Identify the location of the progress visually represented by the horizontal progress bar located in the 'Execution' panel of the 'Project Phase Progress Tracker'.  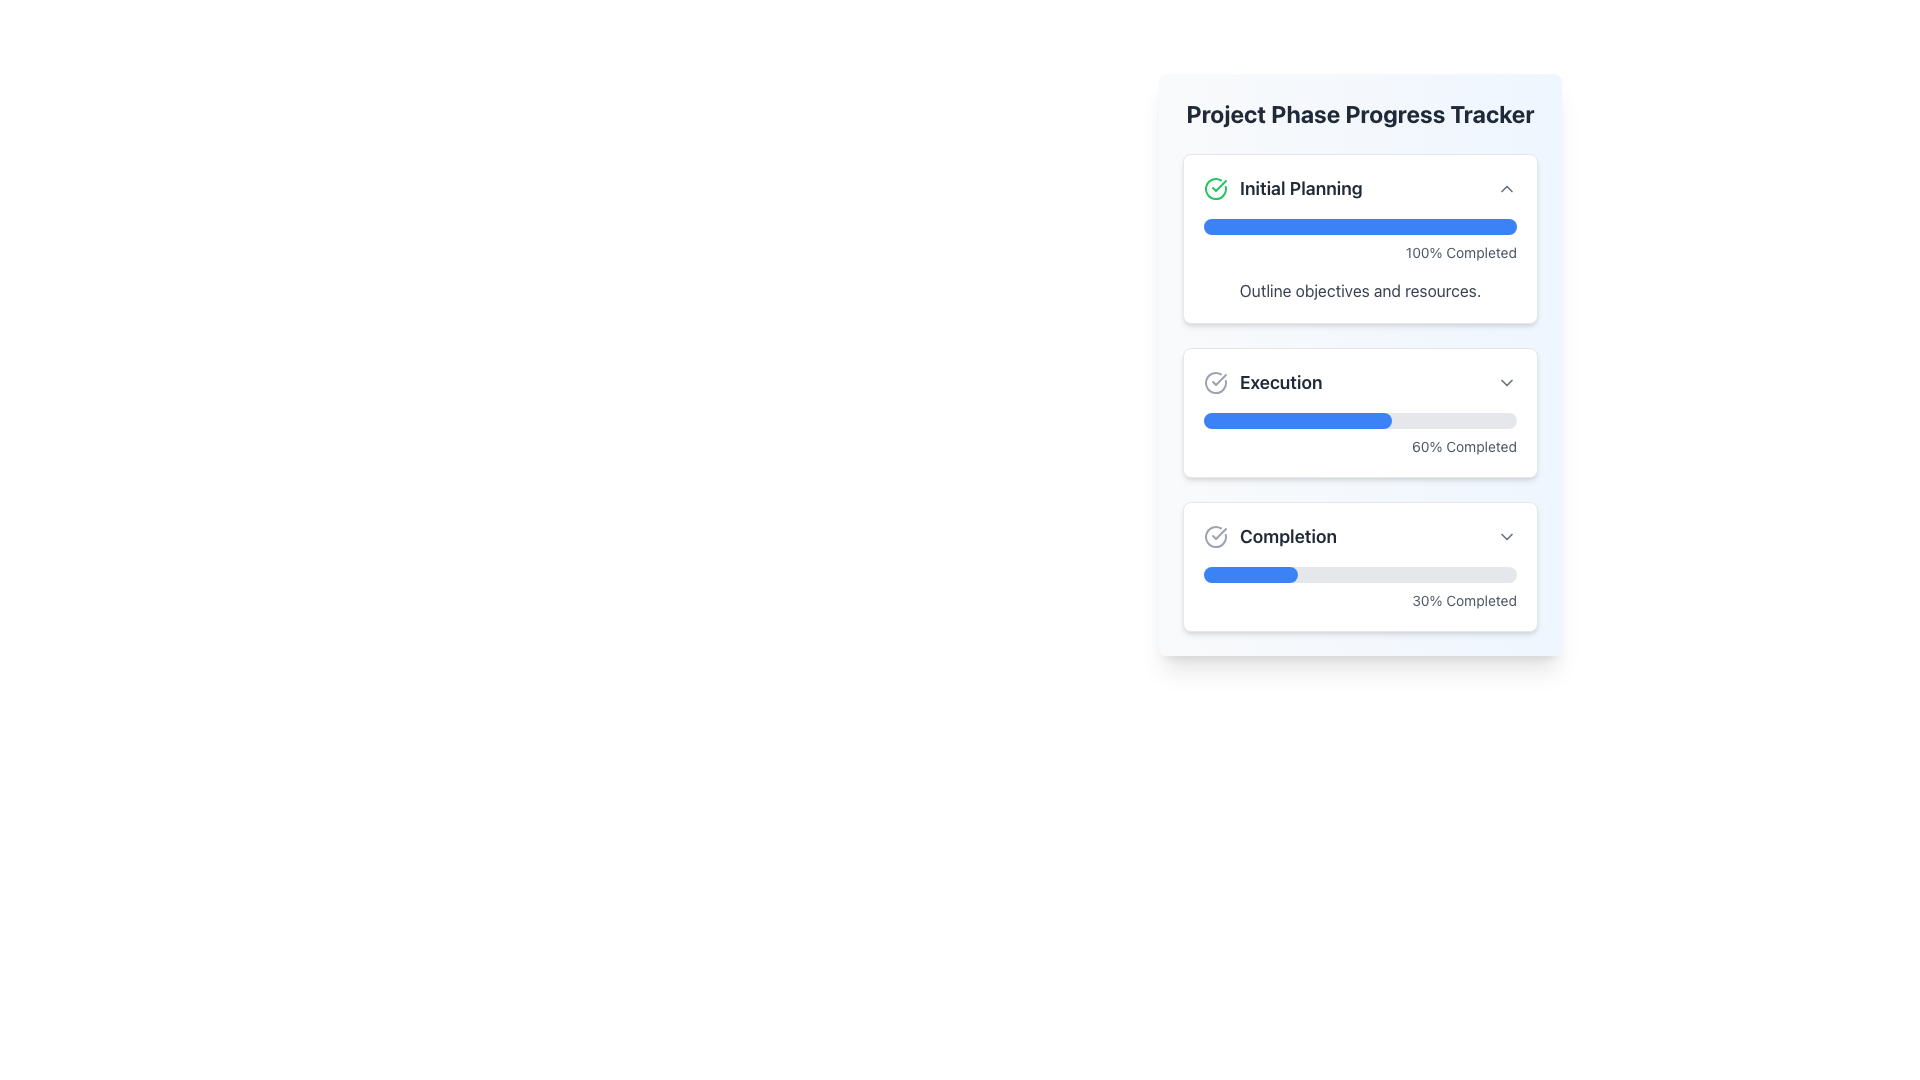
(1360, 419).